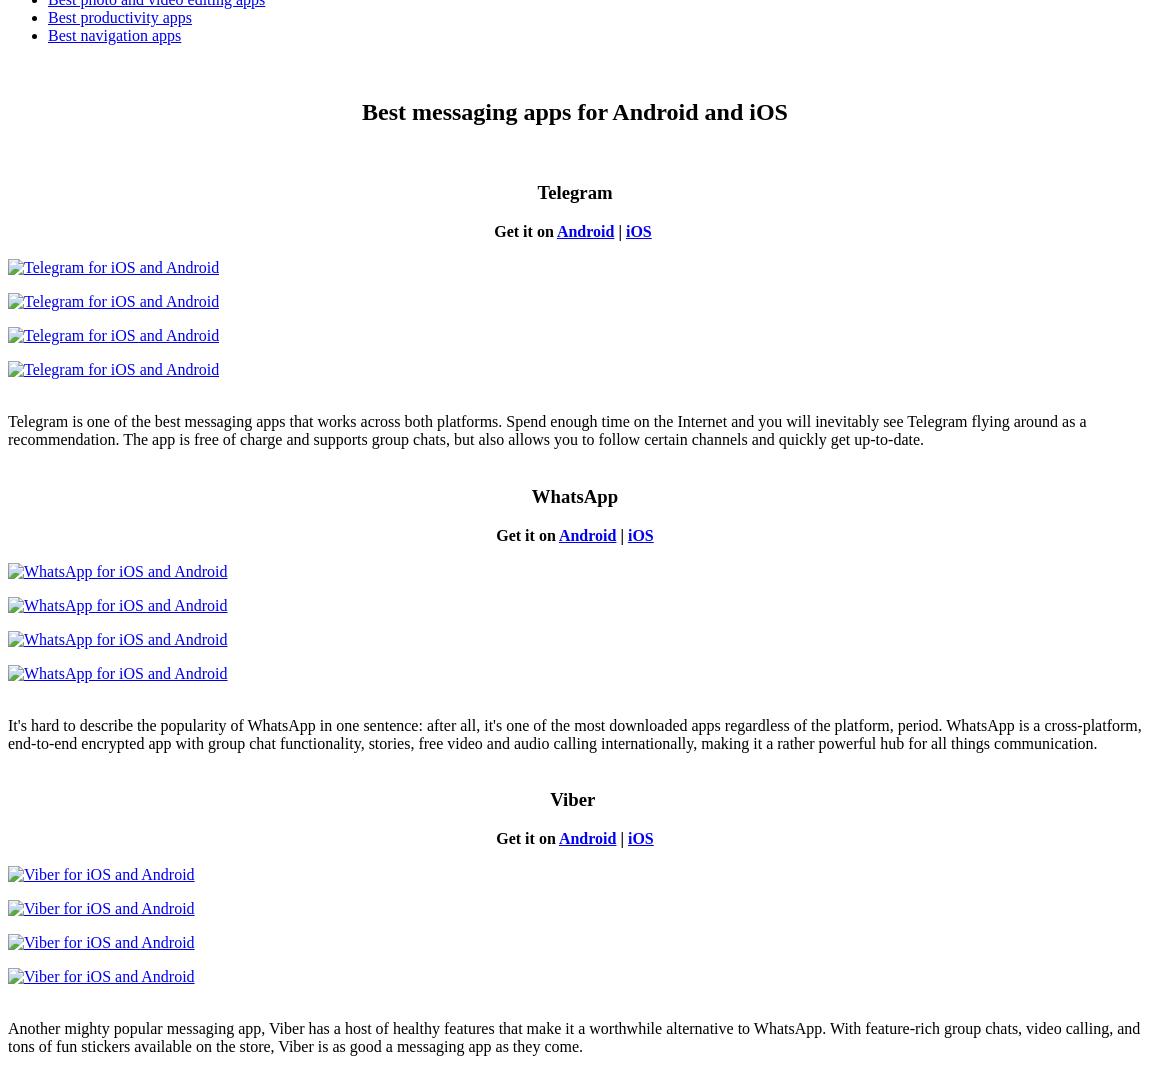 The width and height of the screenshot is (1150, 1076). Describe the element at coordinates (574, 732) in the screenshot. I see `'It's hard to describe the popularity of WhatsApp in one sentence: after all, it's one of the most downloaded apps regardless of the platform, period. WhatsApp is a cross-platform, end-to-end encrypted app with group chat functionality, stories, free video and audio calling internationally, making it a rather powerful hub for all things communication.'` at that location.